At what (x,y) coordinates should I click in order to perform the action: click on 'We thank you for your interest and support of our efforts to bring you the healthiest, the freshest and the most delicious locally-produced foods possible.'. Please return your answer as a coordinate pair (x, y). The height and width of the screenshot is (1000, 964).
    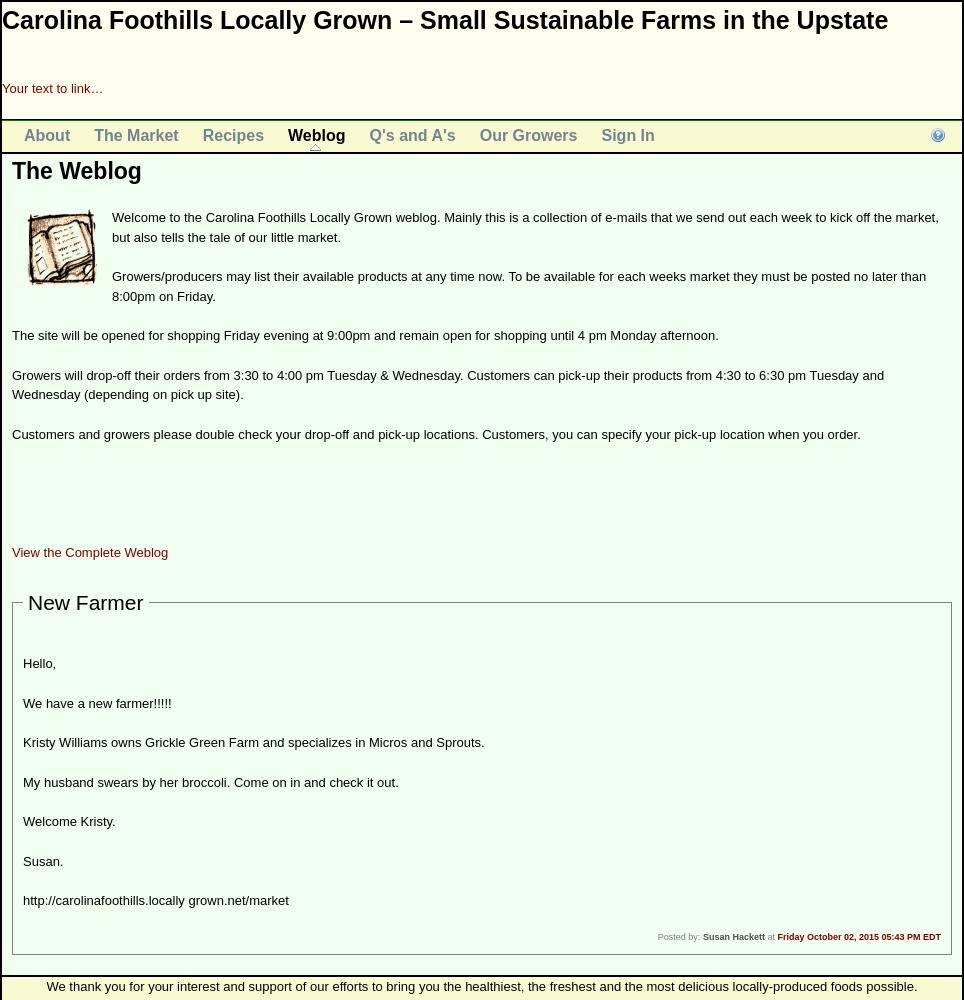
    Looking at the image, I should click on (481, 985).